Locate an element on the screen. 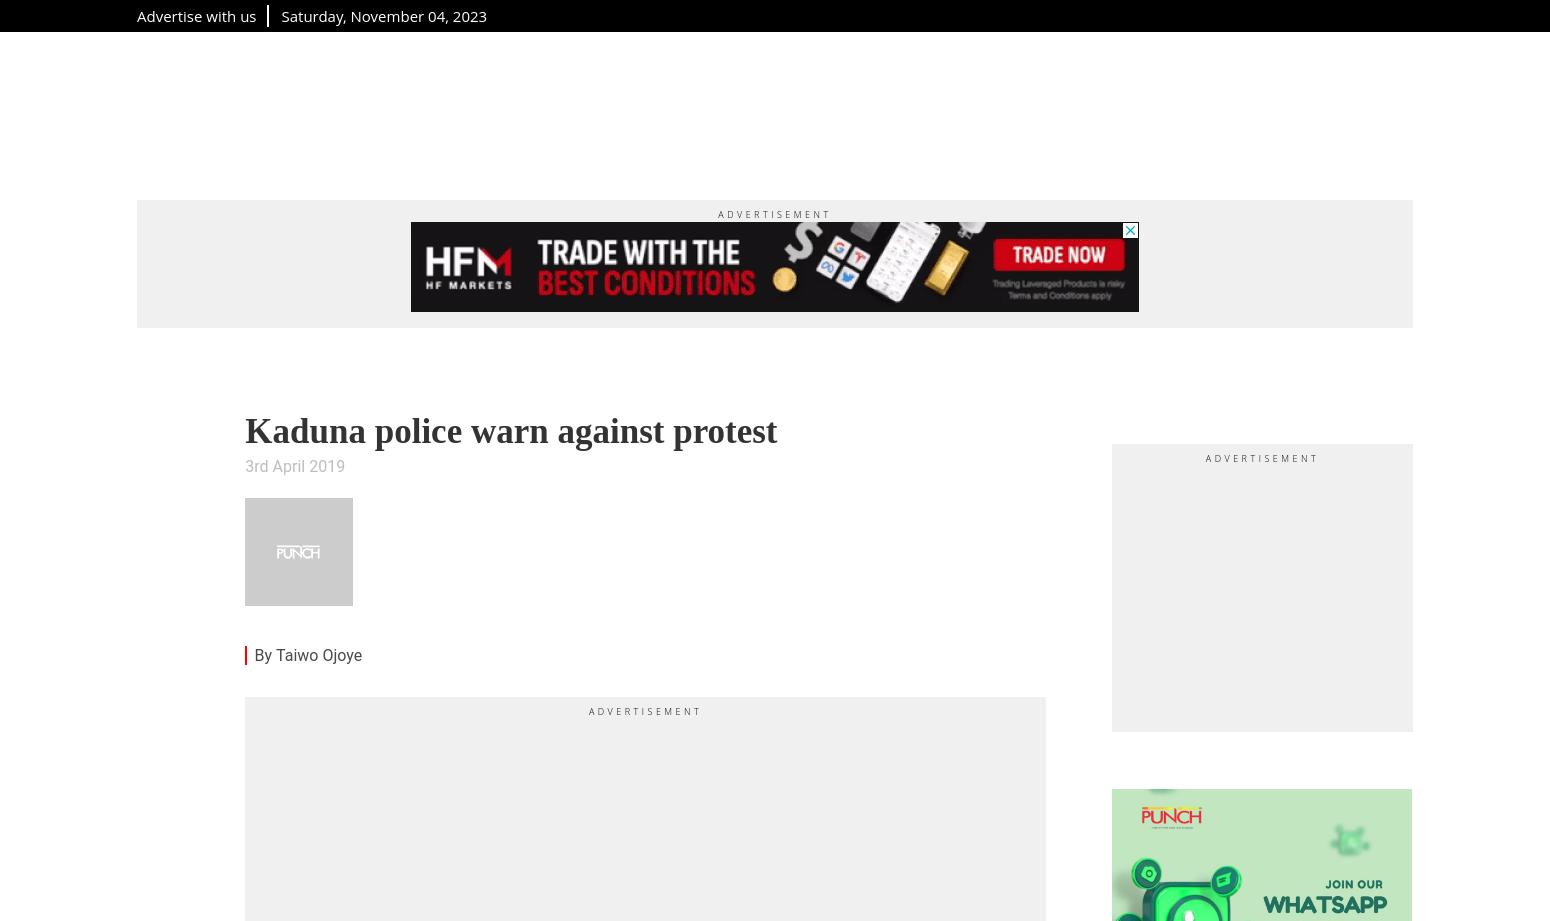 This screenshot has width=1550, height=921. 'Metro Plus' is located at coordinates (305, 111).